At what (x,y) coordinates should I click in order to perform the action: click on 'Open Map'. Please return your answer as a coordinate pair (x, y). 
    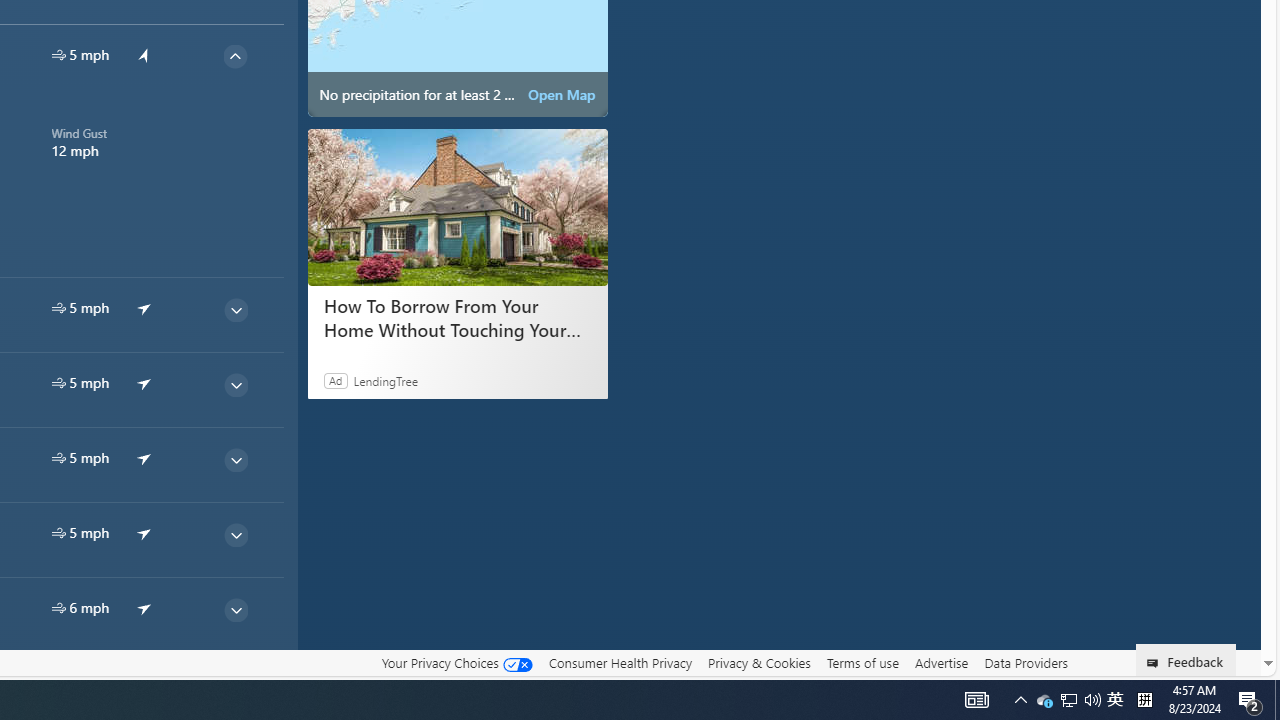
    Looking at the image, I should click on (560, 95).